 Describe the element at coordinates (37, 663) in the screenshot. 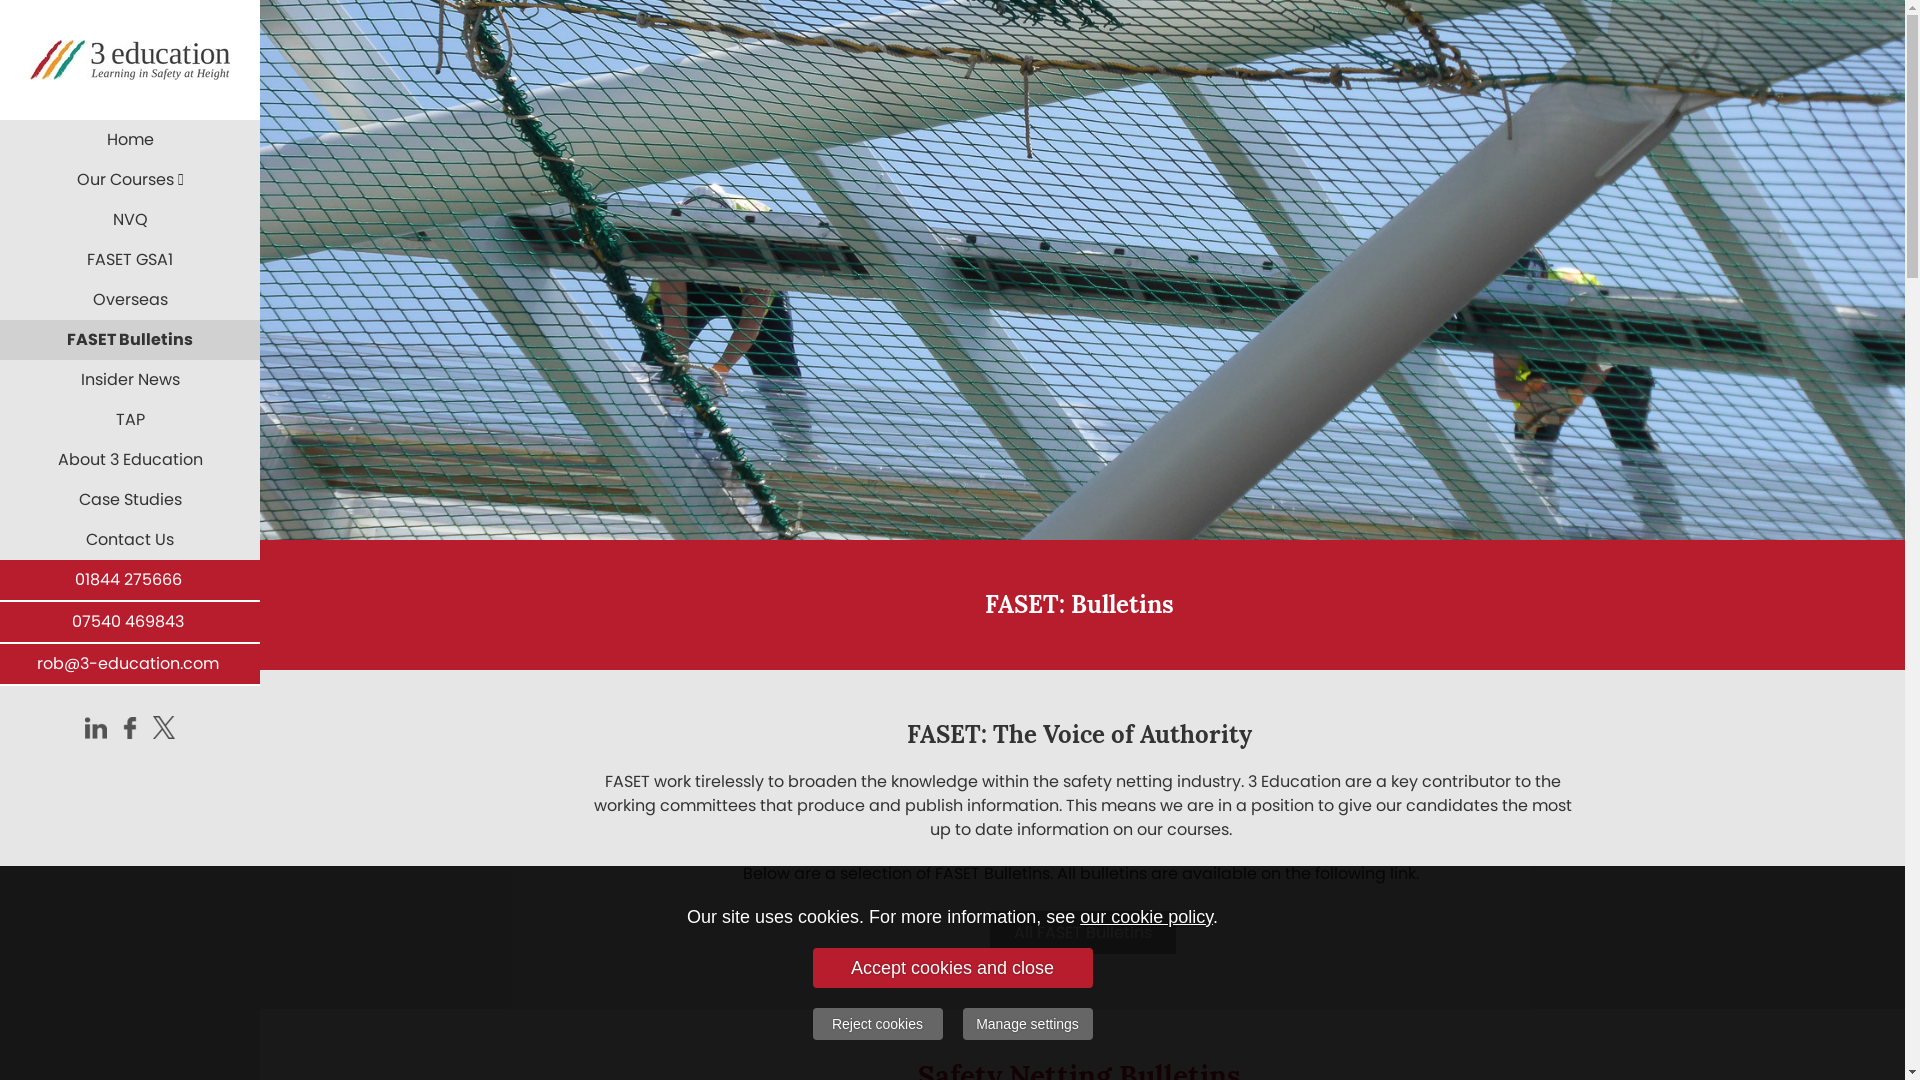

I see `'rob@3-education.com'` at that location.